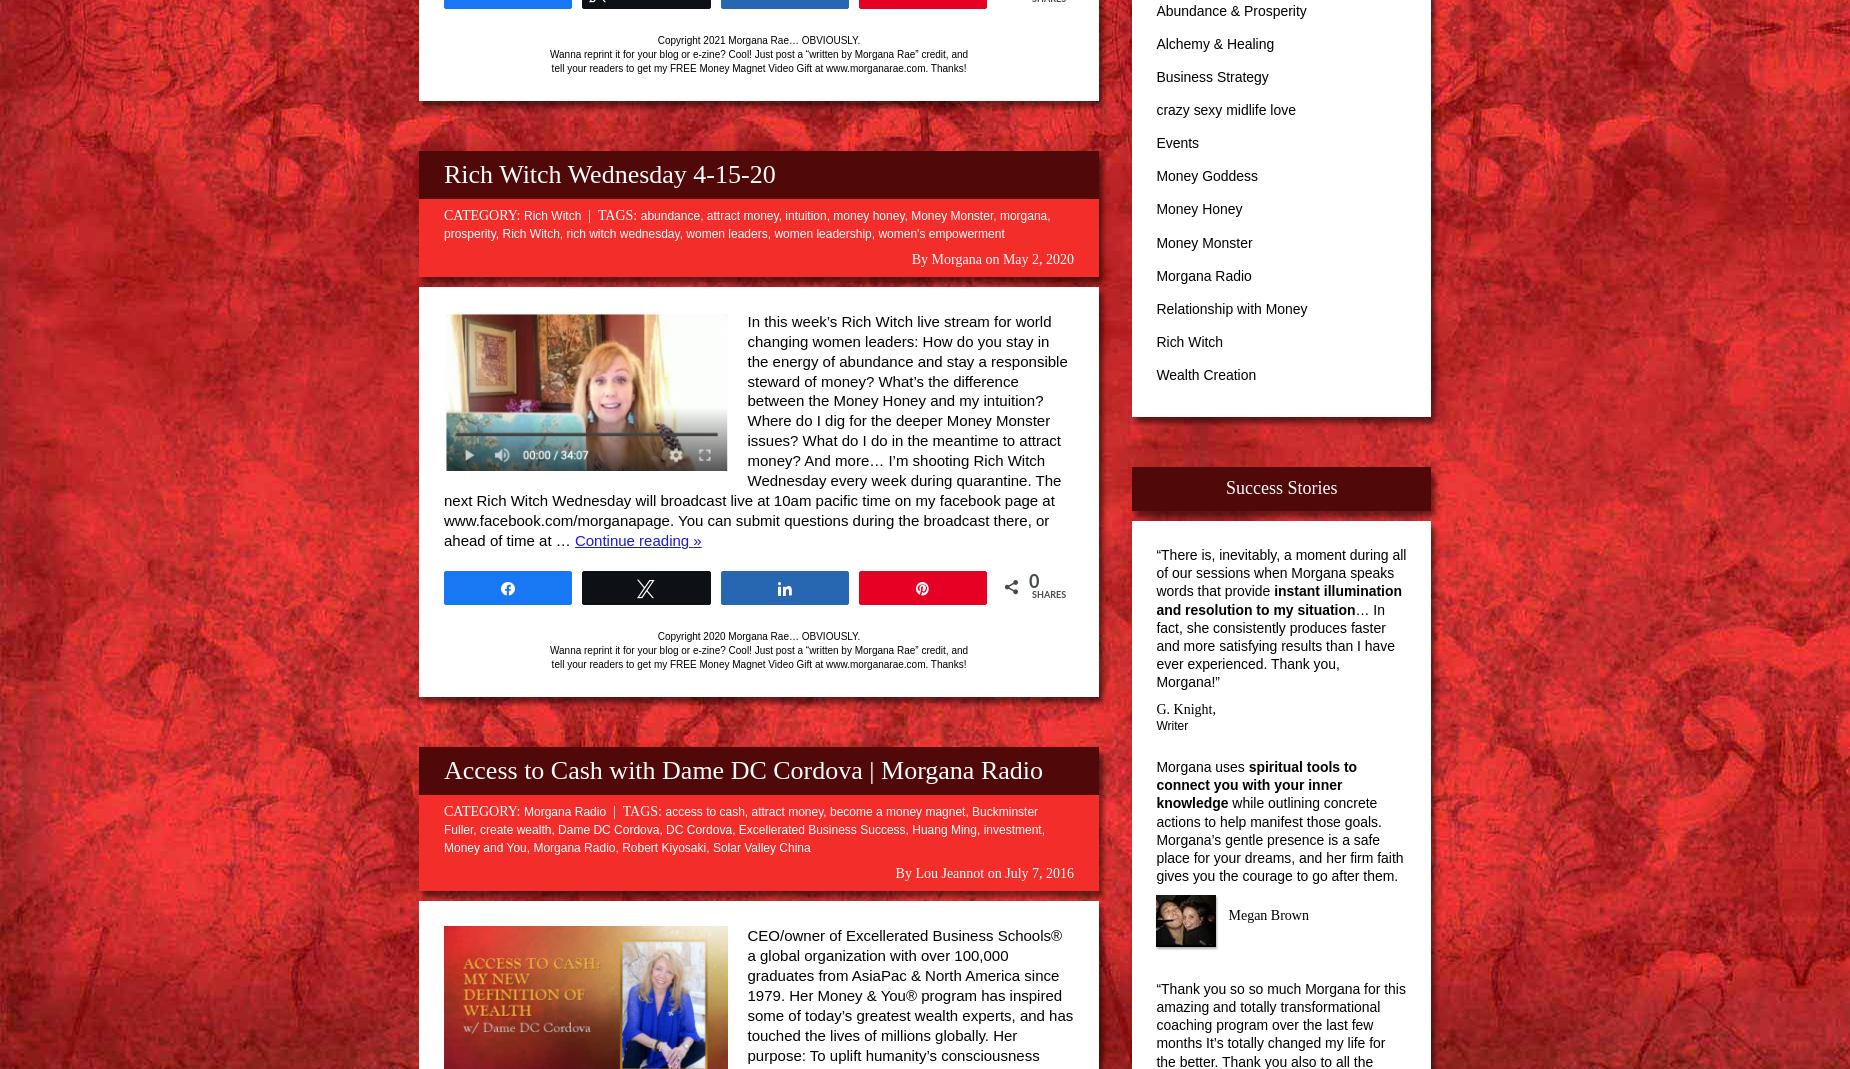  I want to click on 'Business Strategy', so click(1210, 75).